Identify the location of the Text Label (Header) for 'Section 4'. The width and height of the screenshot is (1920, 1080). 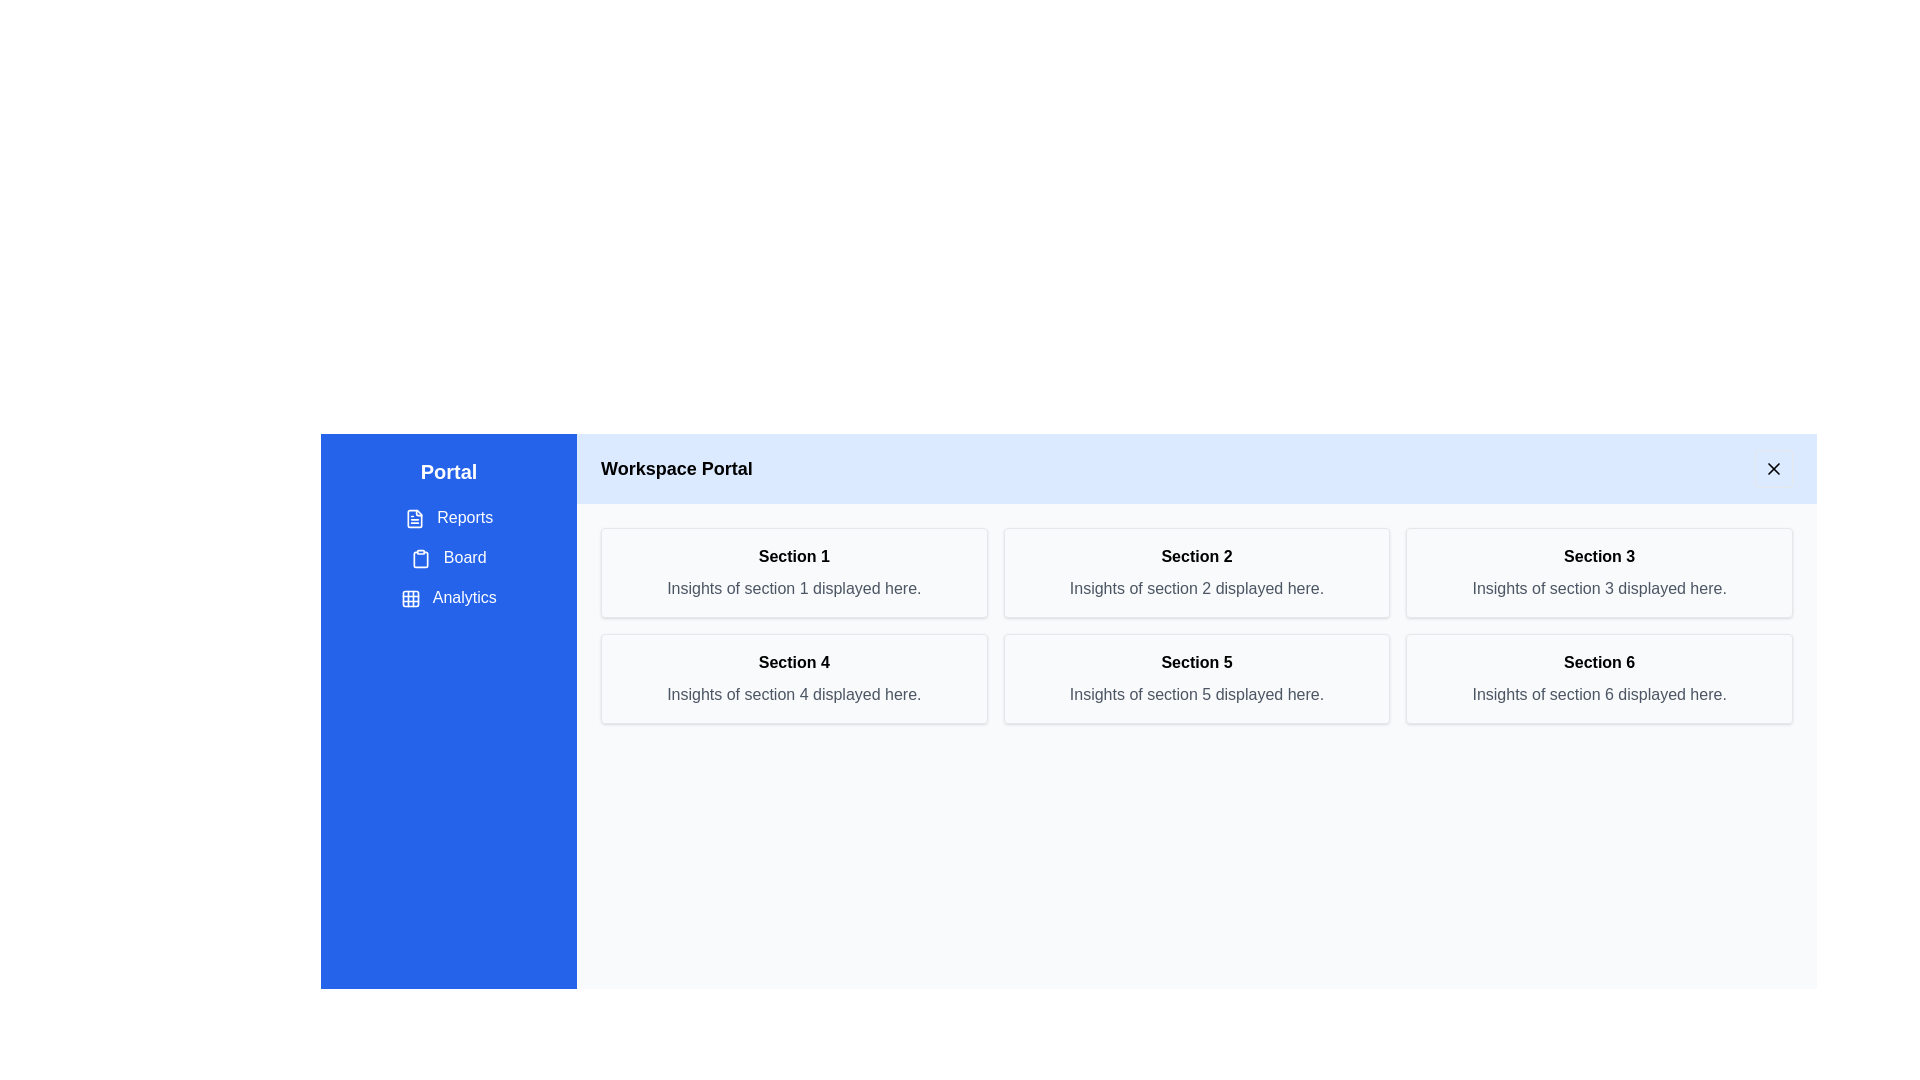
(793, 663).